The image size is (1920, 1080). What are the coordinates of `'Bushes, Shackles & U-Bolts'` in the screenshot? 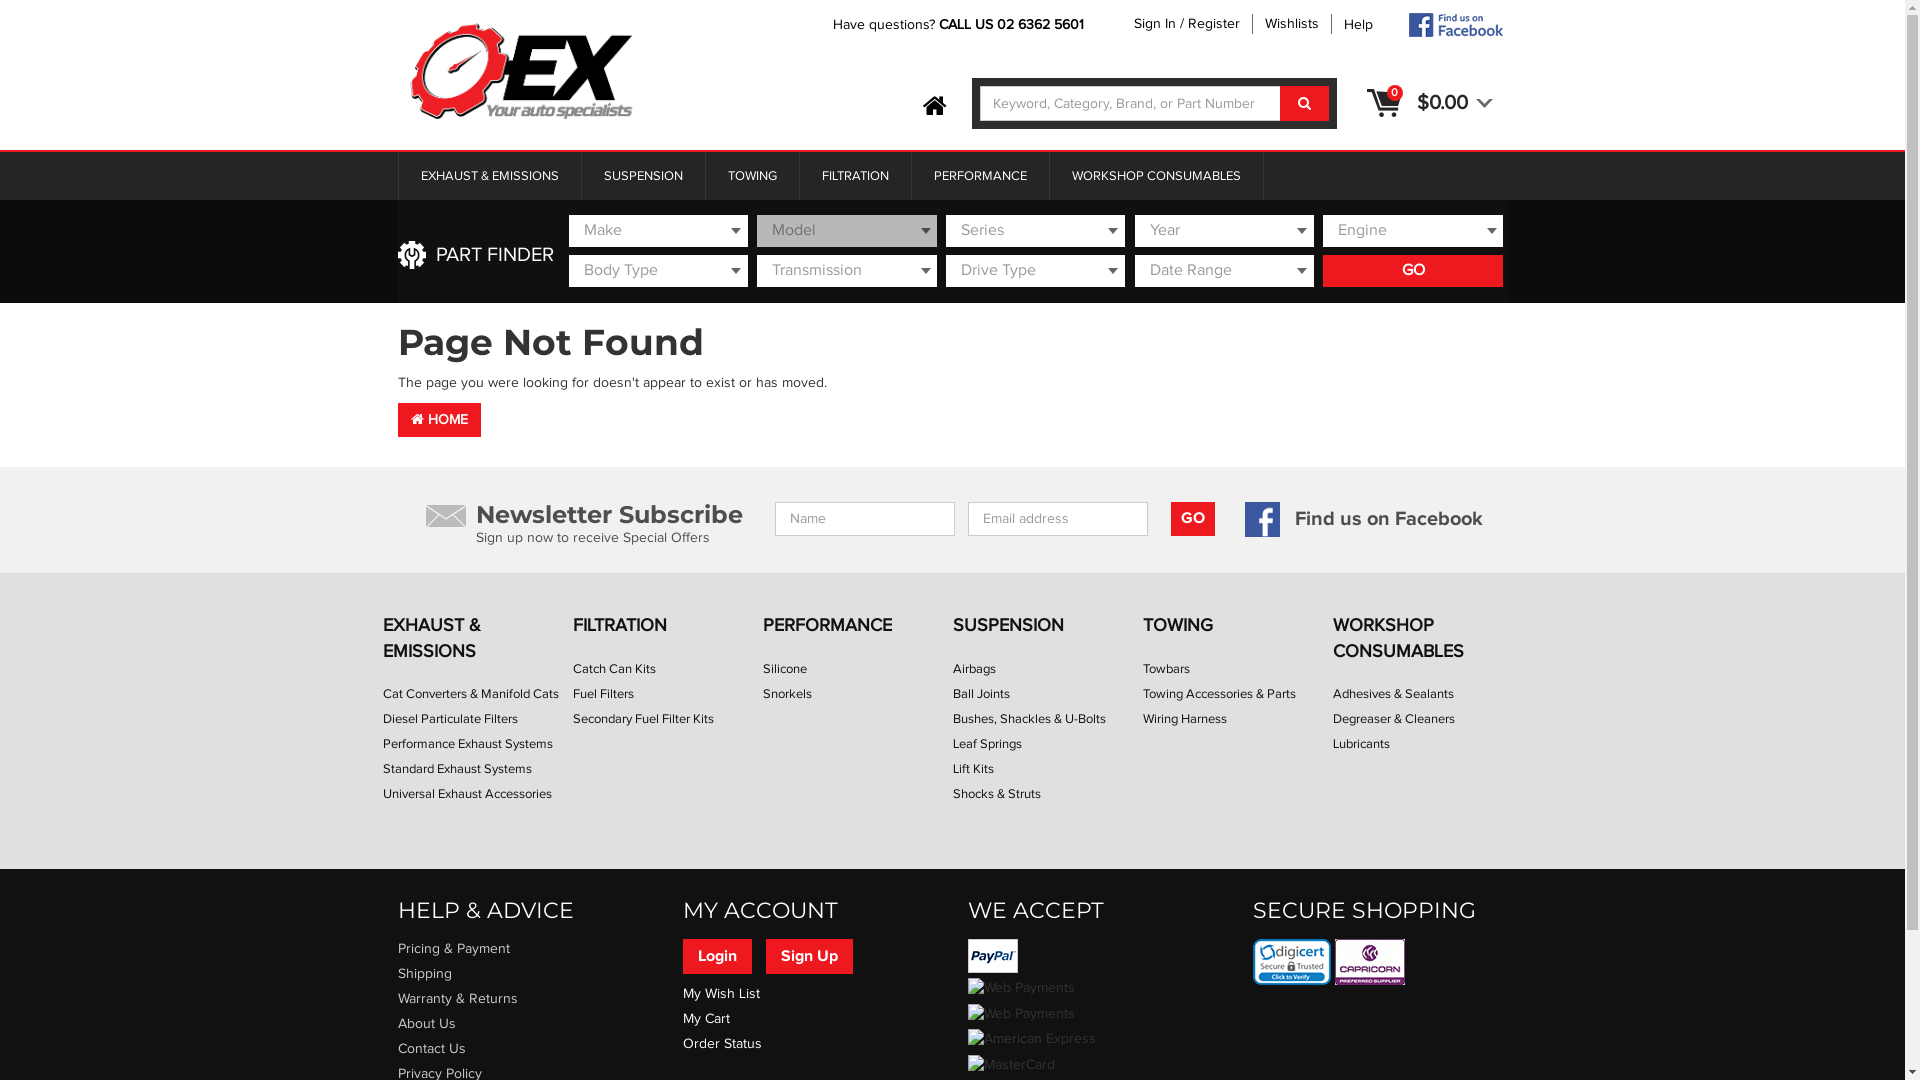 It's located at (950, 717).